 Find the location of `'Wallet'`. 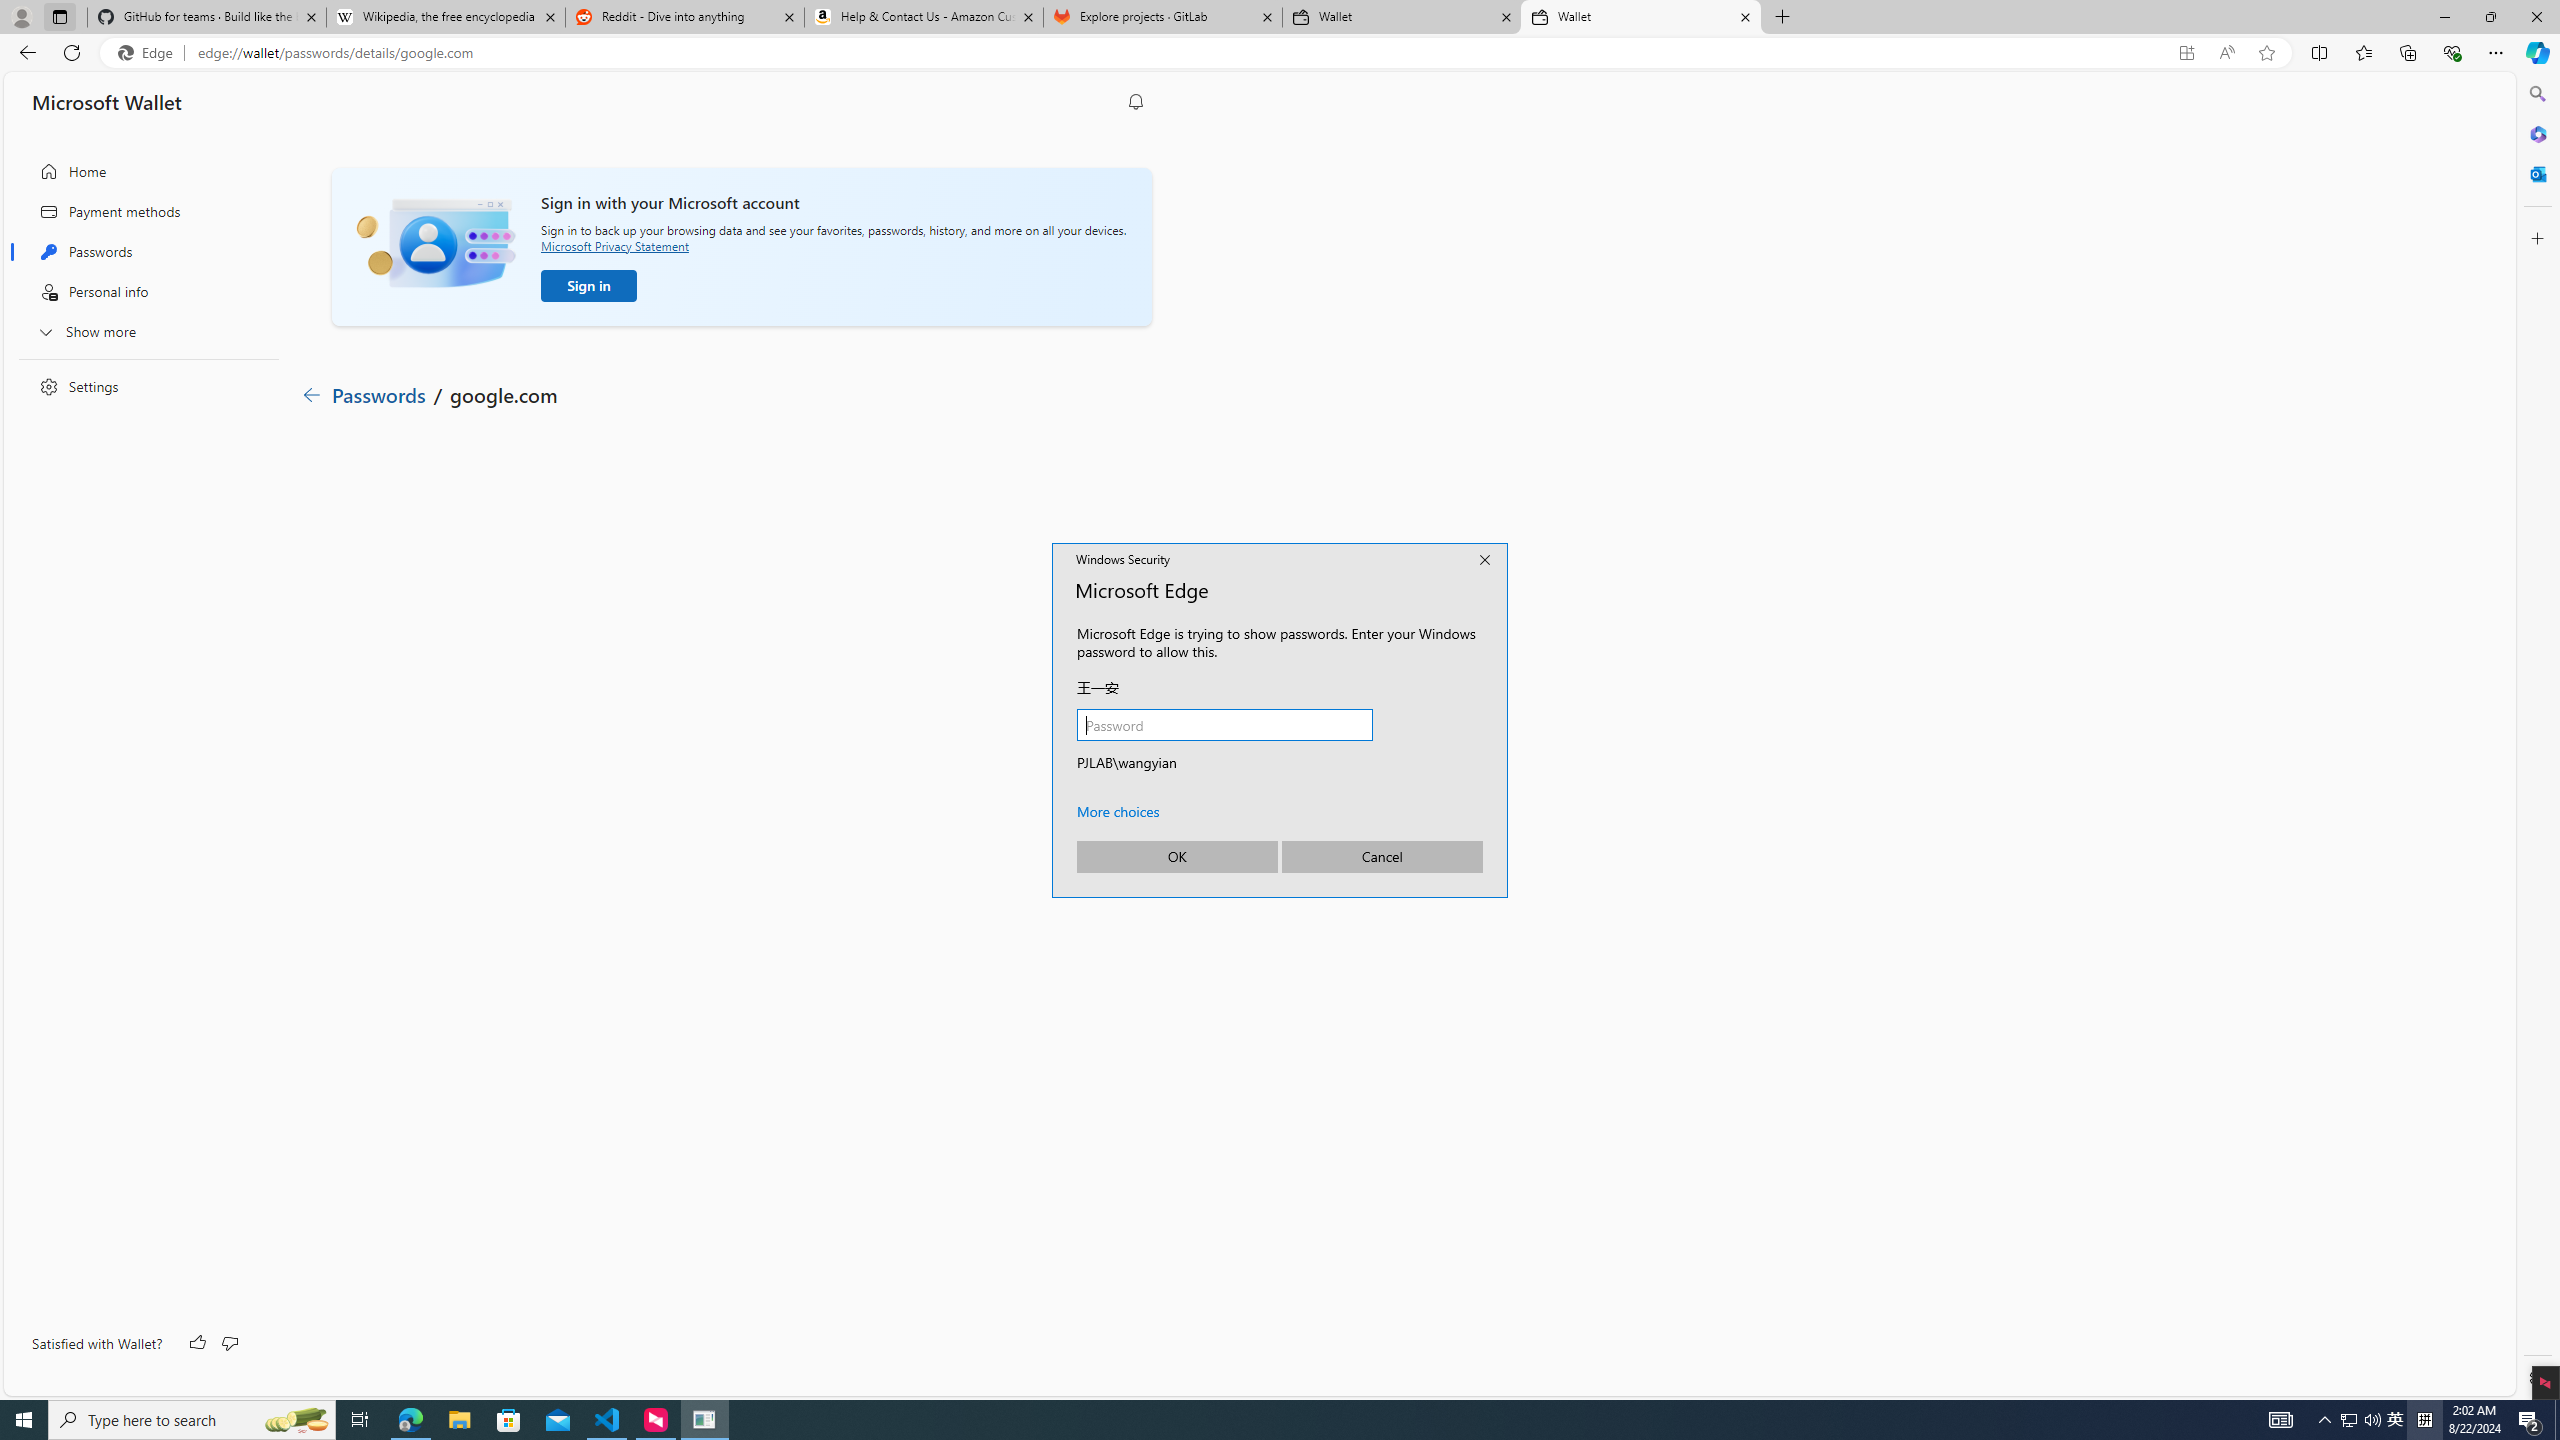

'Wallet' is located at coordinates (1639, 16).